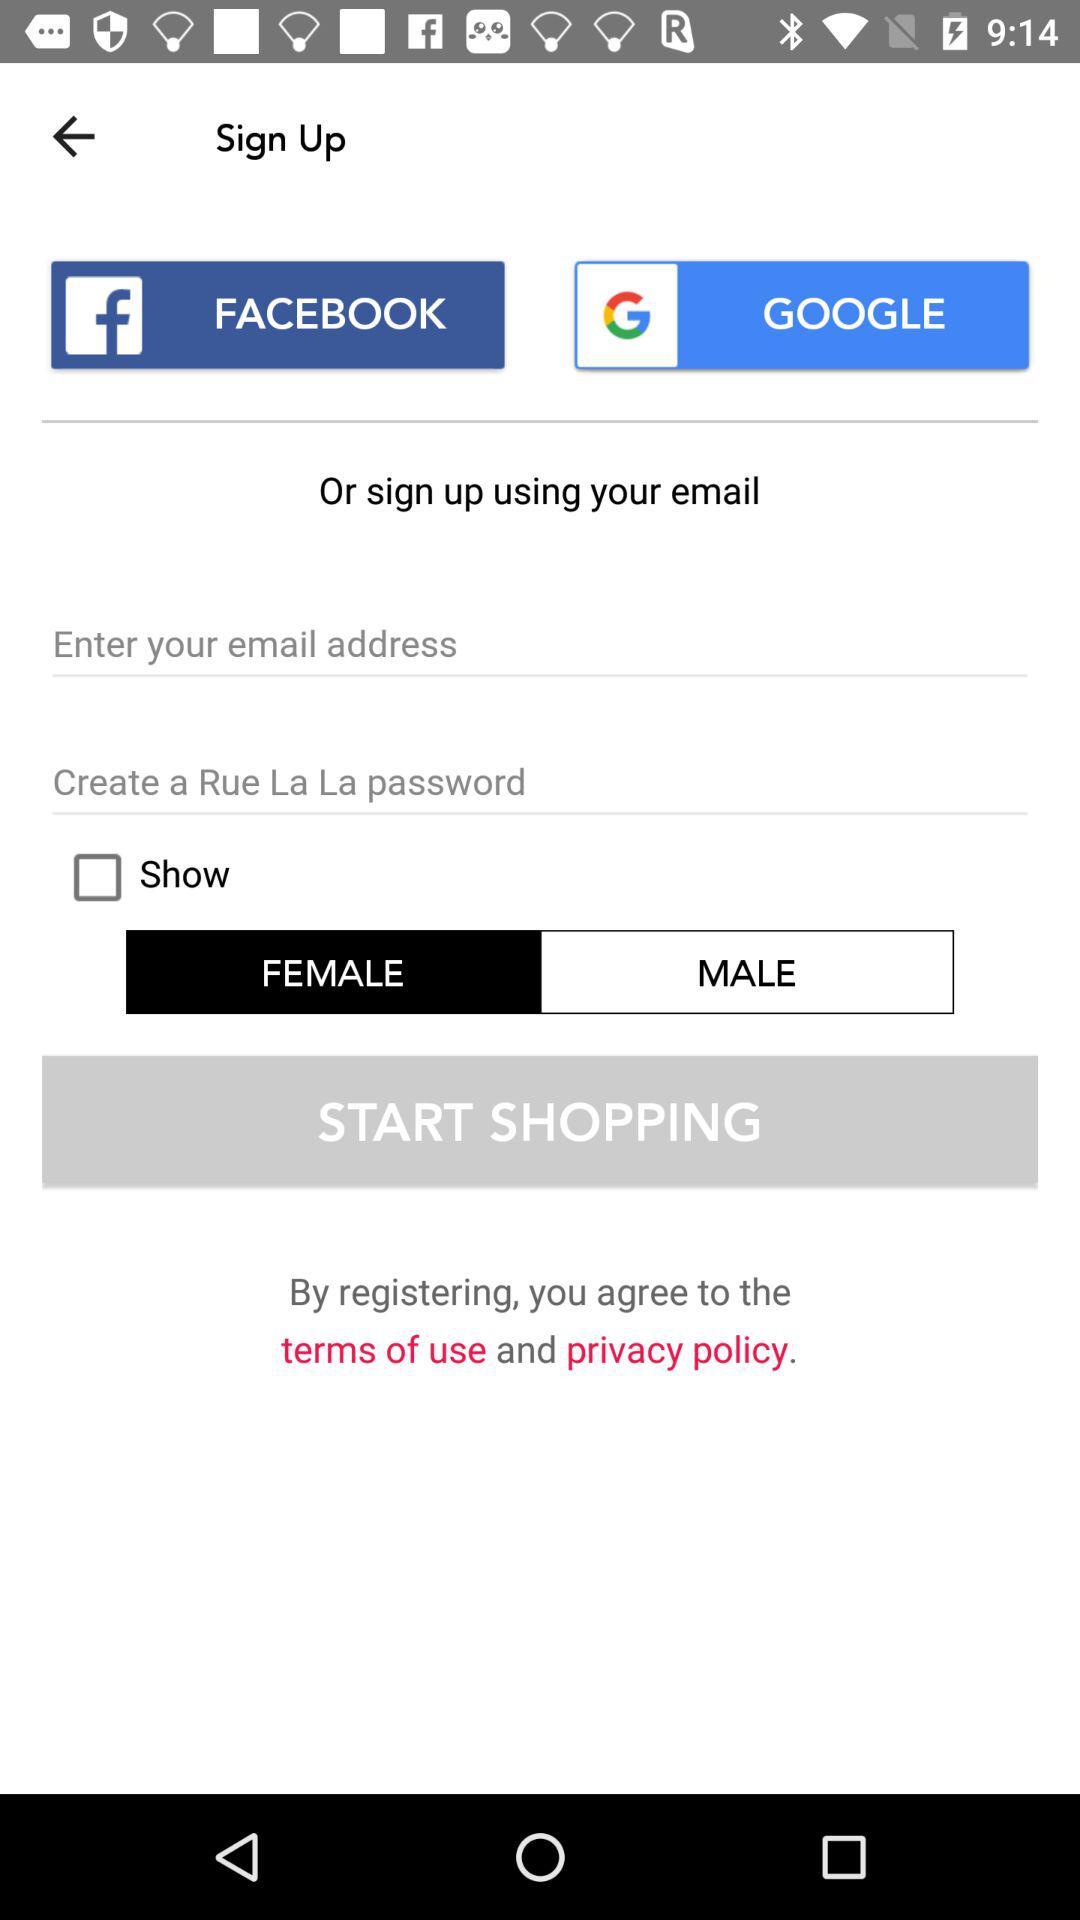  Describe the element at coordinates (331, 971) in the screenshot. I see `icon above the start shopping icon` at that location.